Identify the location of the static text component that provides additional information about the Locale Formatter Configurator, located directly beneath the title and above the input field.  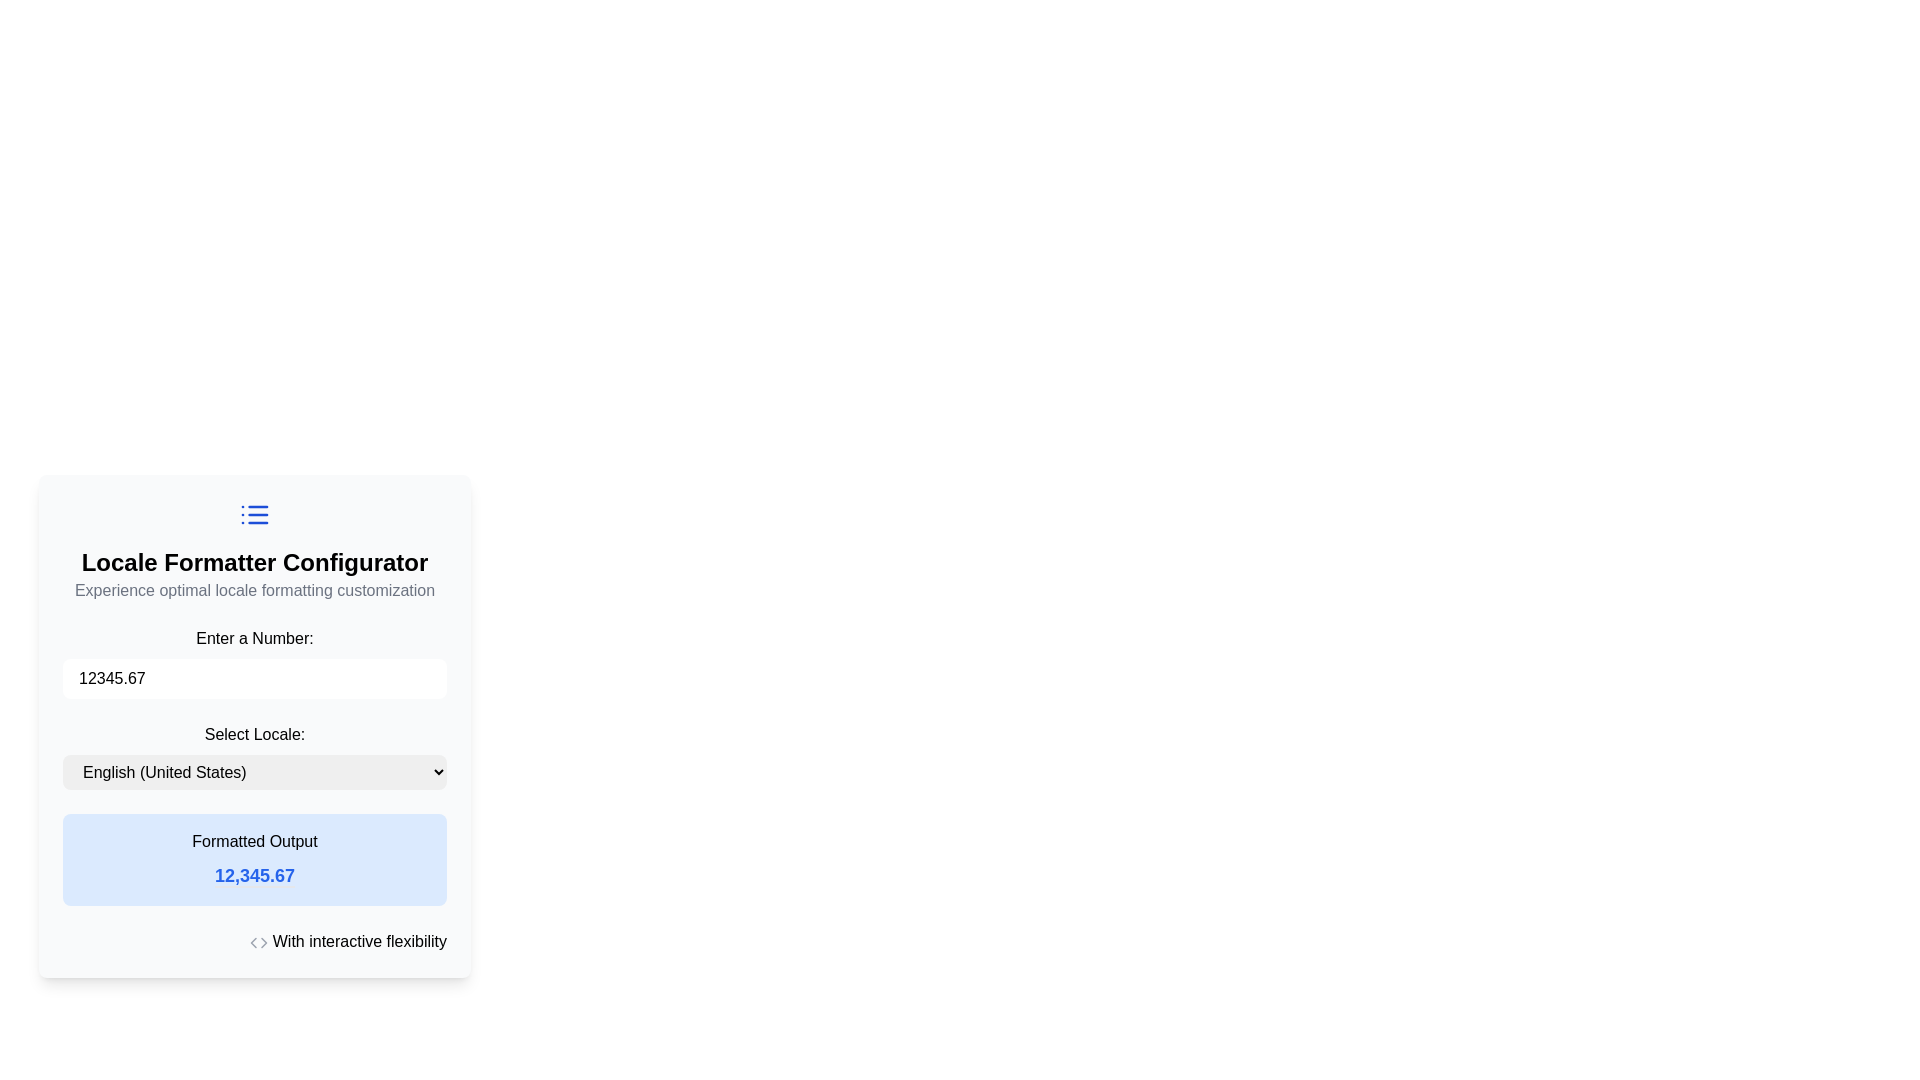
(253, 589).